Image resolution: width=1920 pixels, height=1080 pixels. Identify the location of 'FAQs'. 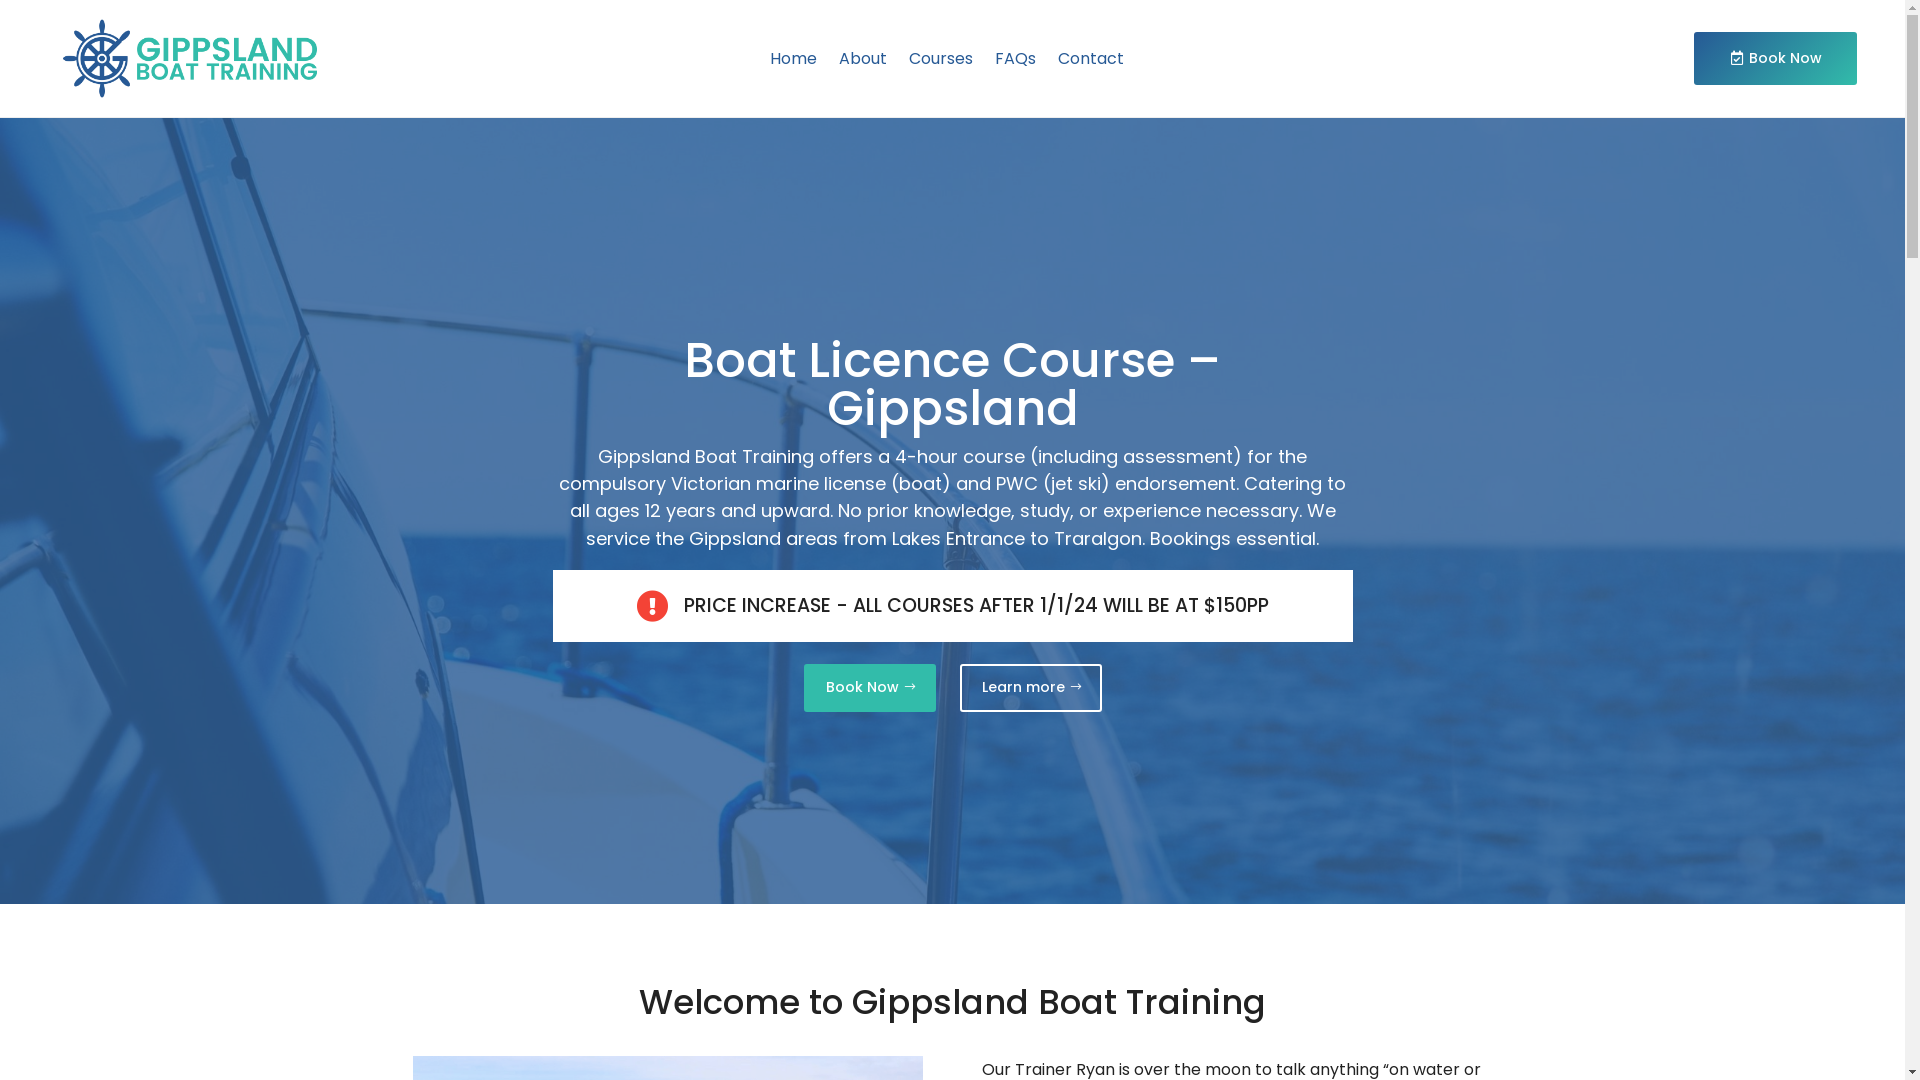
(1015, 57).